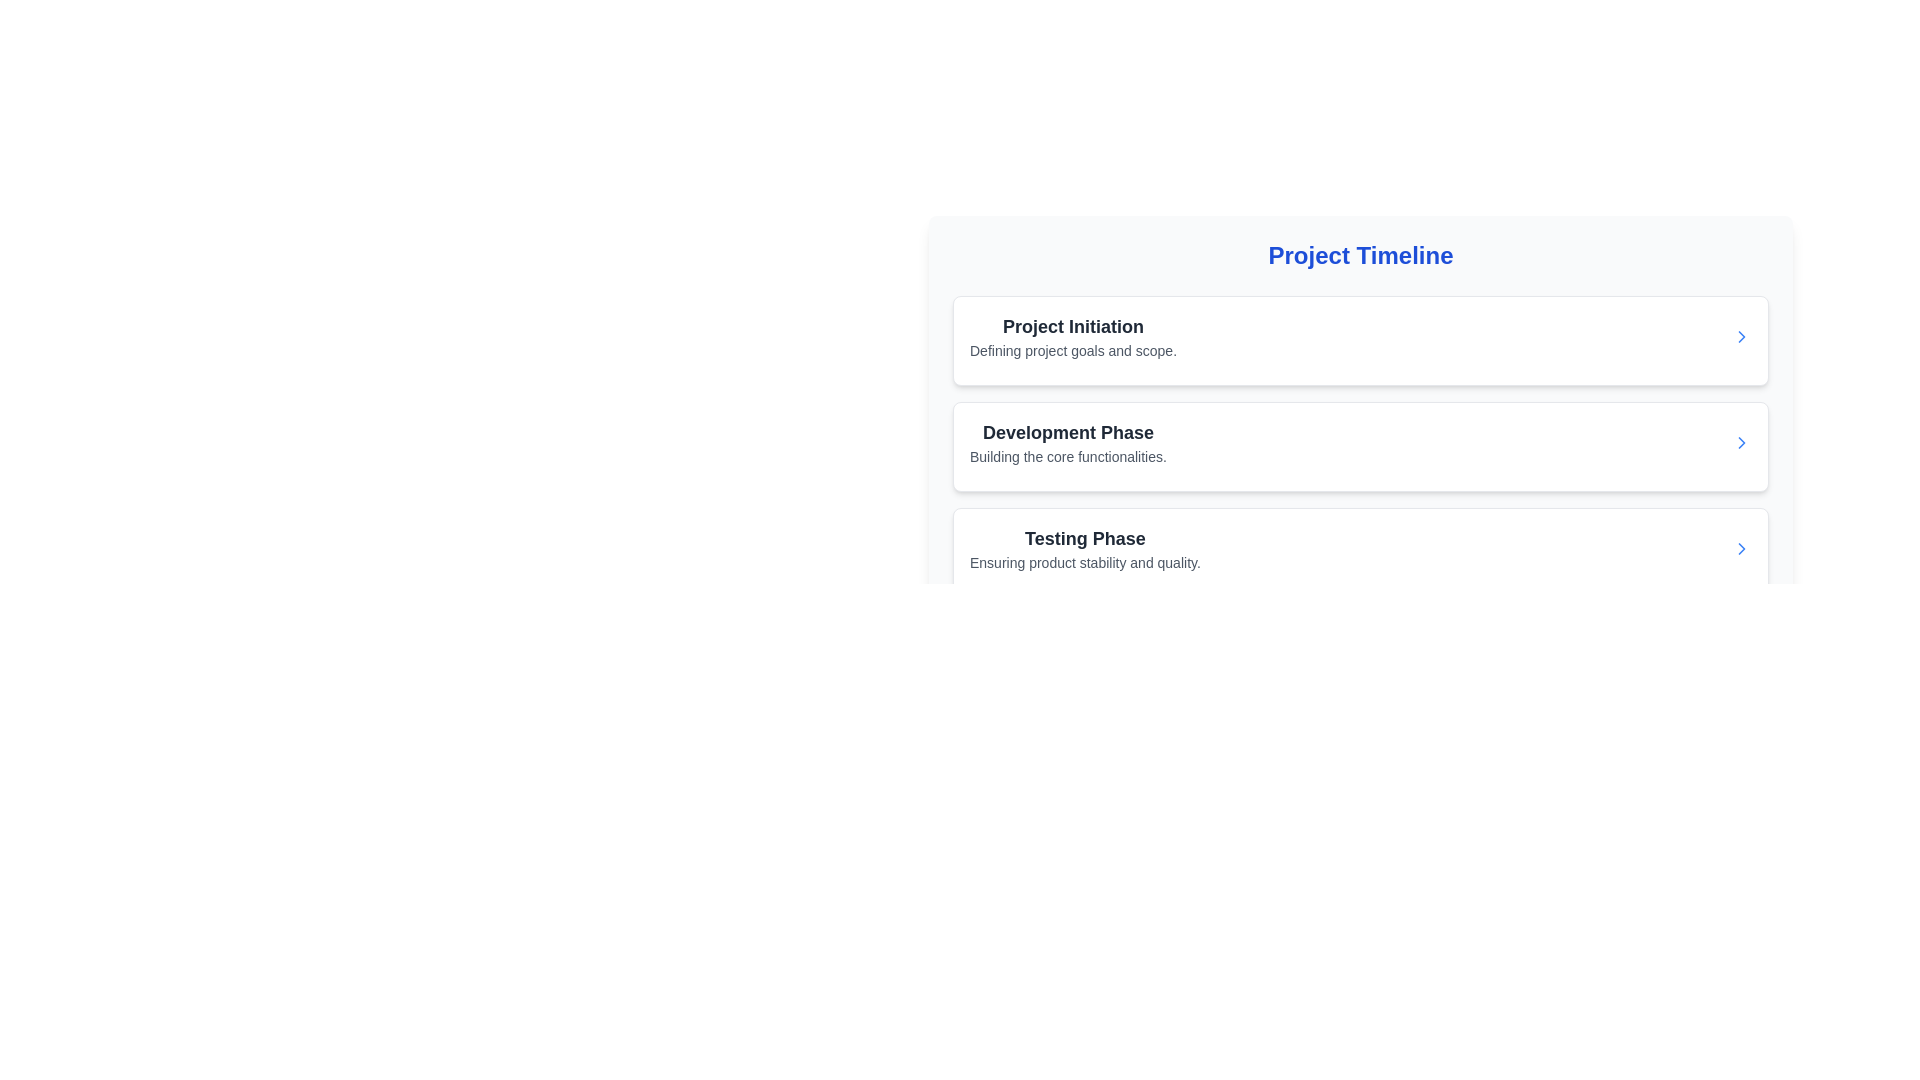 This screenshot has width=1920, height=1080. Describe the element at coordinates (1084, 538) in the screenshot. I see `the section title label for the third section, which is positioned below the 'Development Phase' section and above the description text 'Ensuring product stability and quality'` at that location.